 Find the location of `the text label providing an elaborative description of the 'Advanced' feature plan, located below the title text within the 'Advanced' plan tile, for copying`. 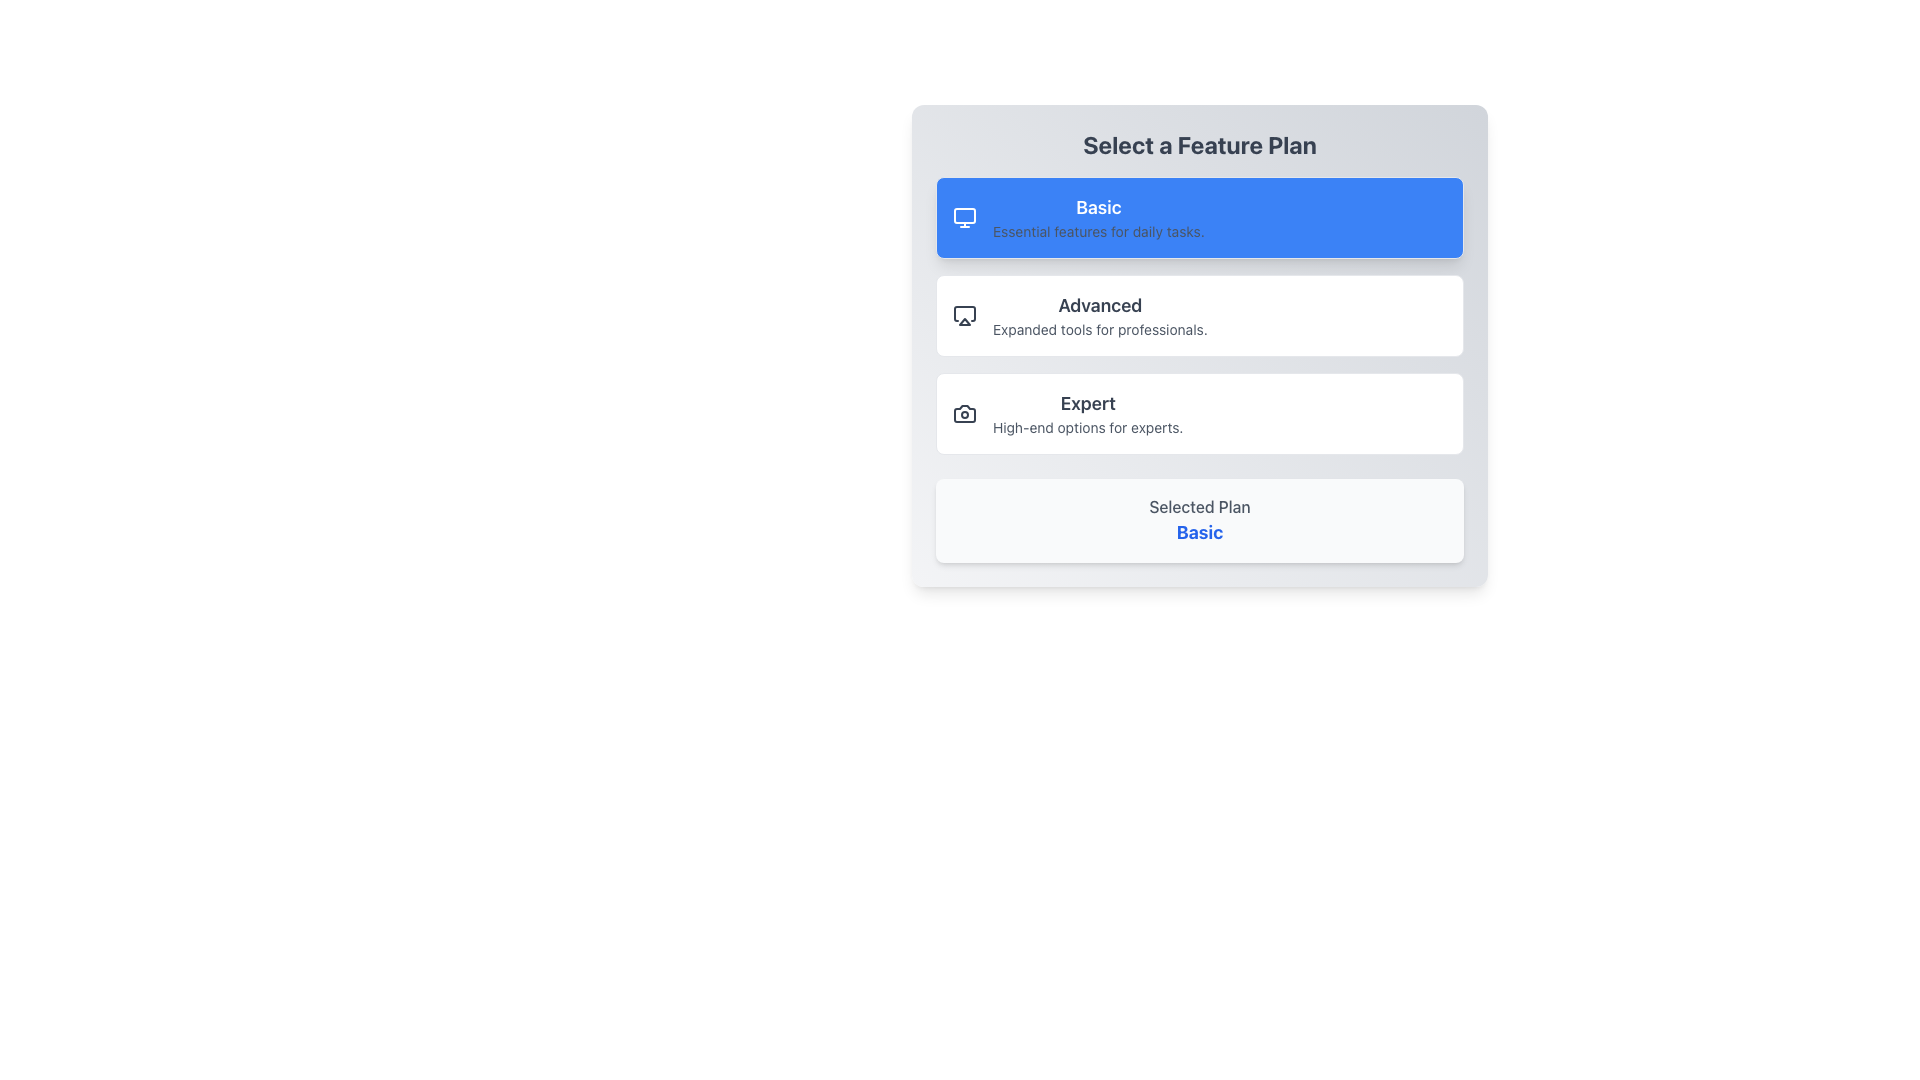

the text label providing an elaborative description of the 'Advanced' feature plan, located below the title text within the 'Advanced' plan tile, for copying is located at coordinates (1099, 329).